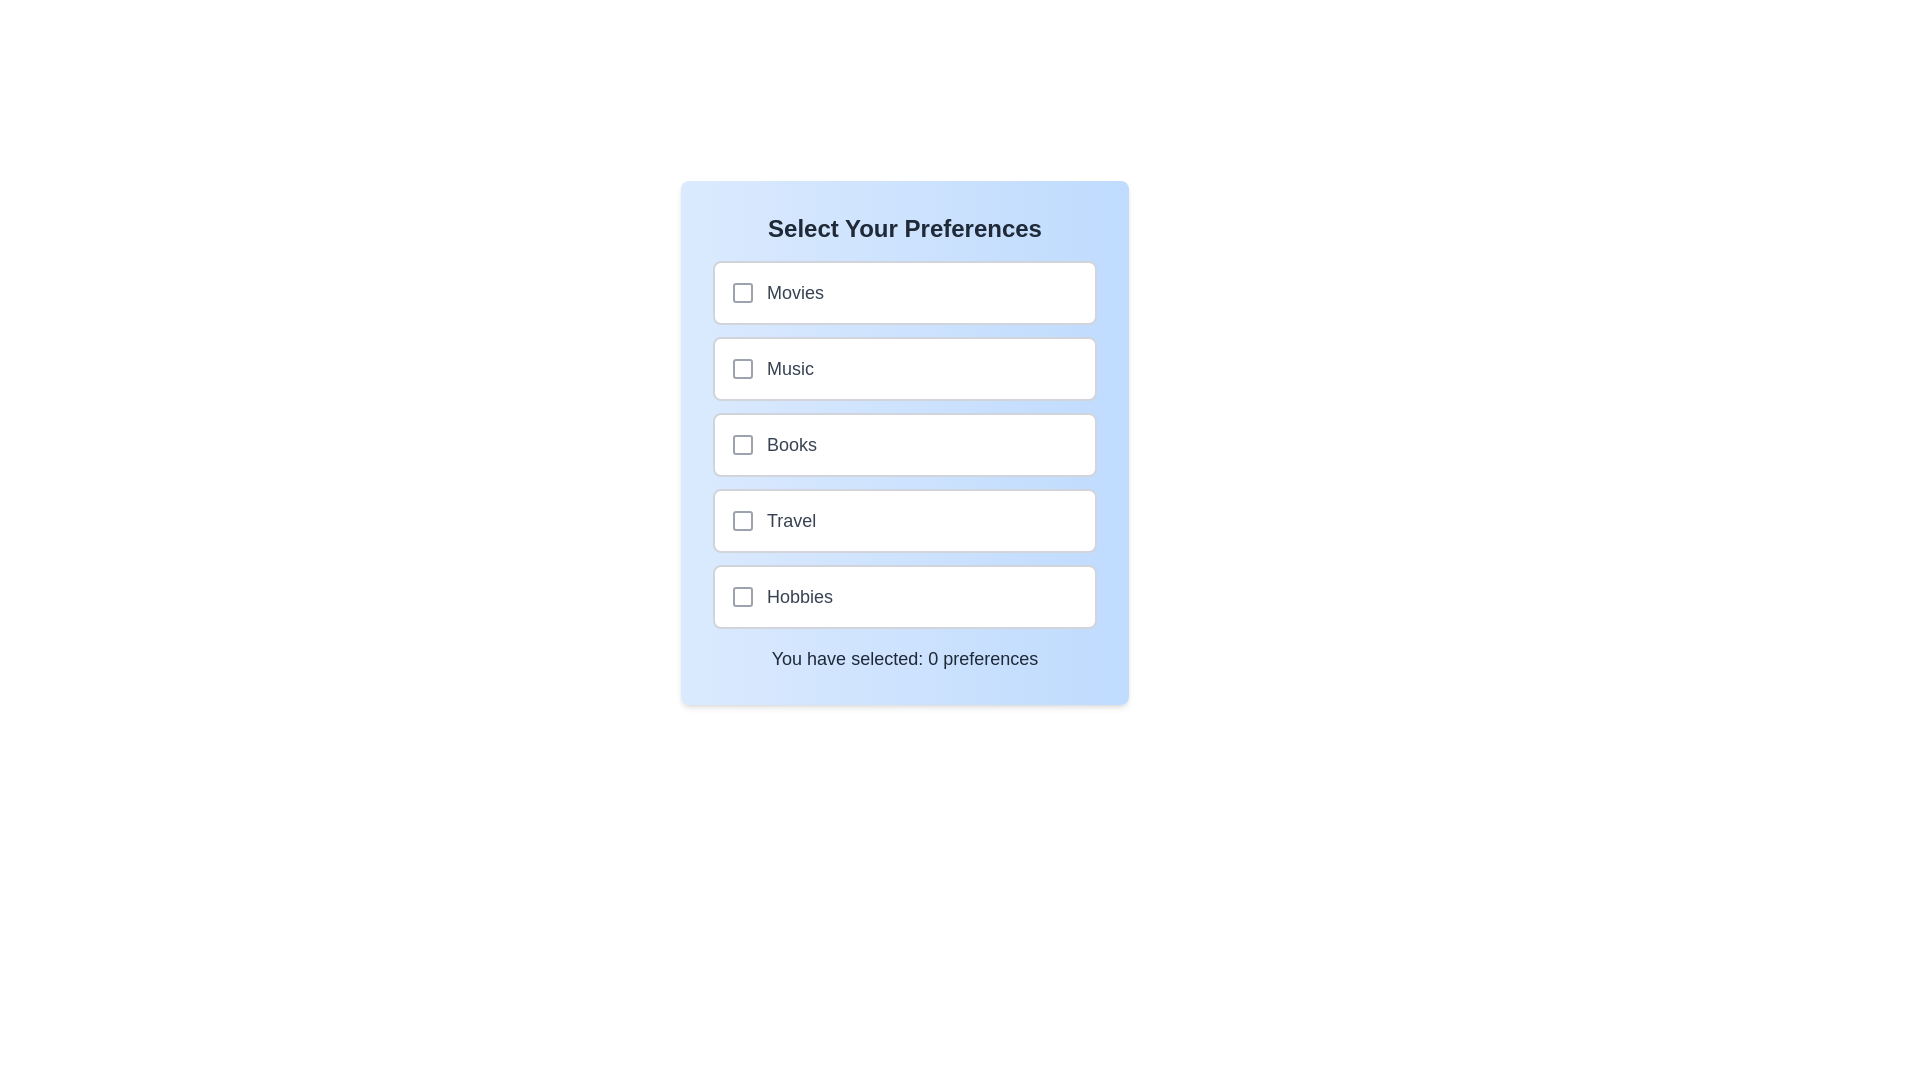 The width and height of the screenshot is (1920, 1080). I want to click on the checkbox corresponding to Books to toggle its selection, so click(742, 443).